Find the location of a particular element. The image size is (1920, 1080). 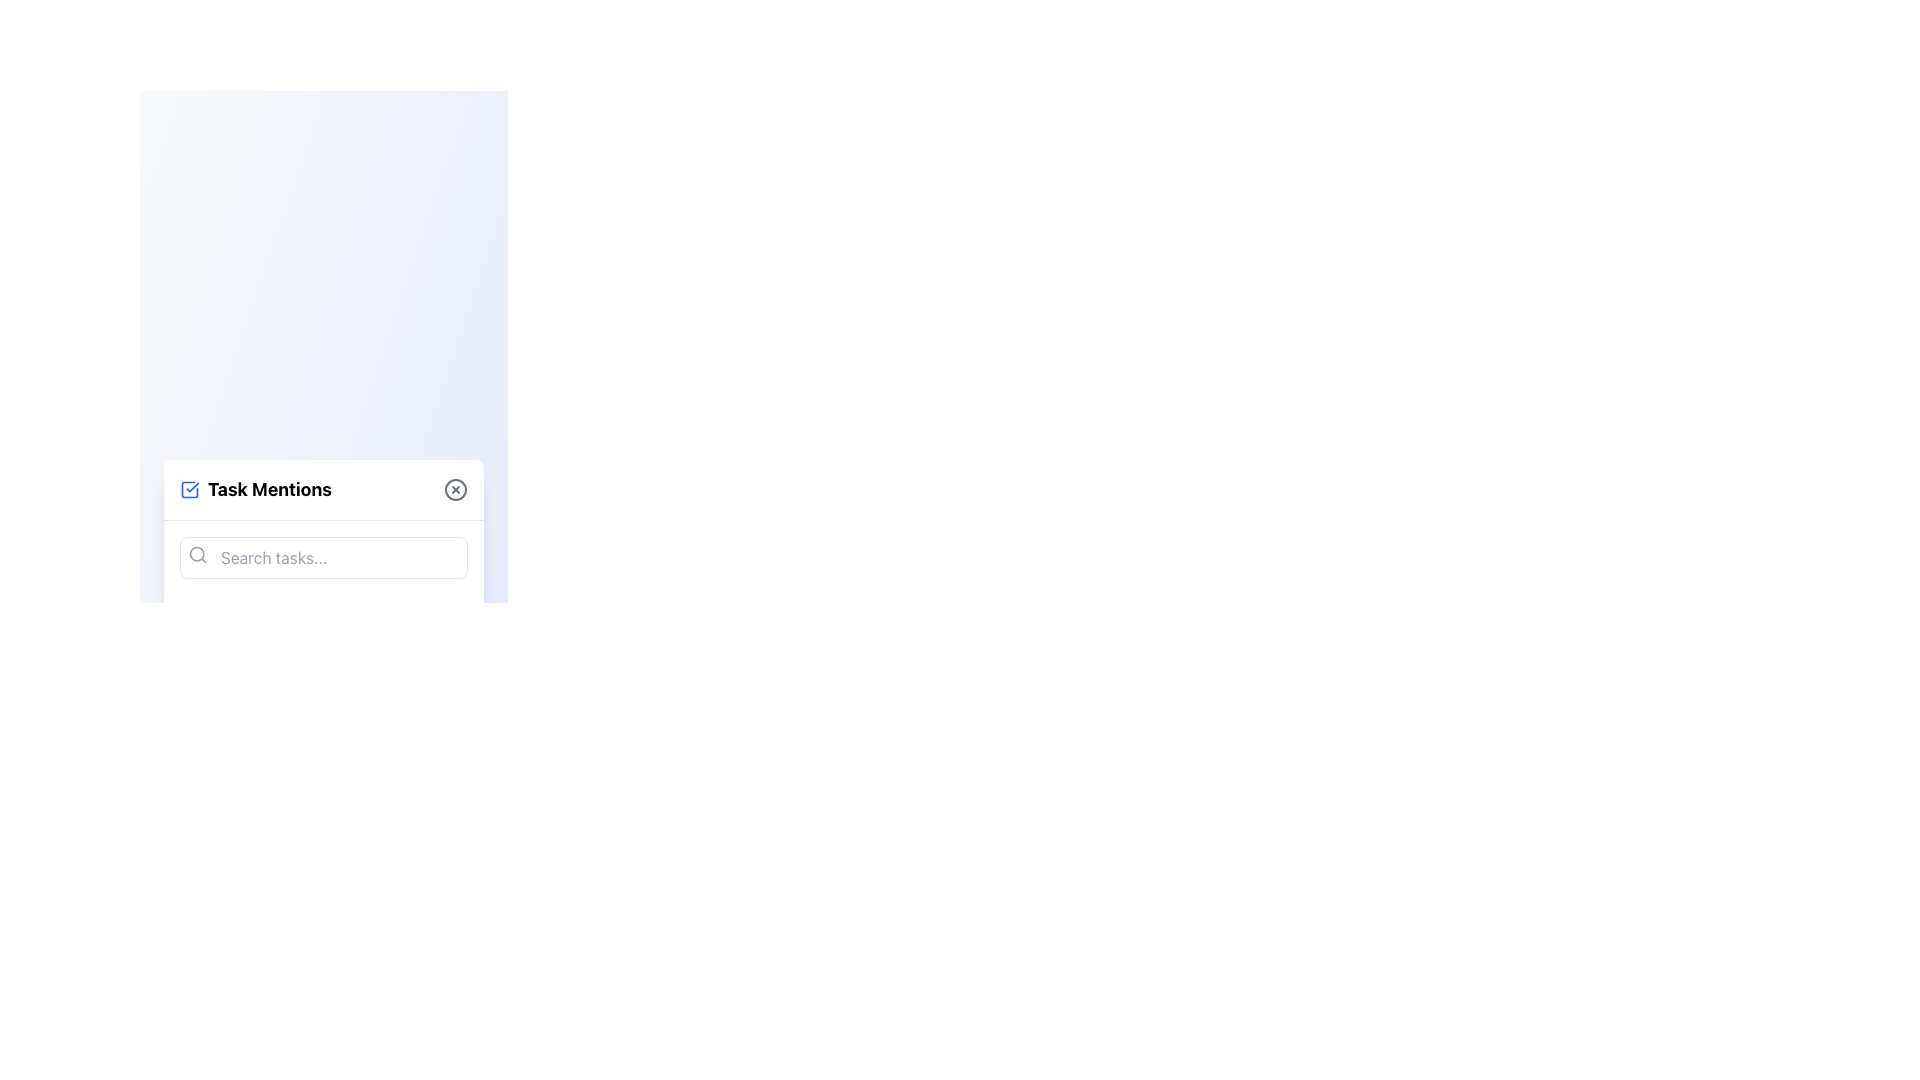

the Text Label that serves as a heading or label for the associated section, located to the right of a blue check icon and above a search bar is located at coordinates (268, 489).